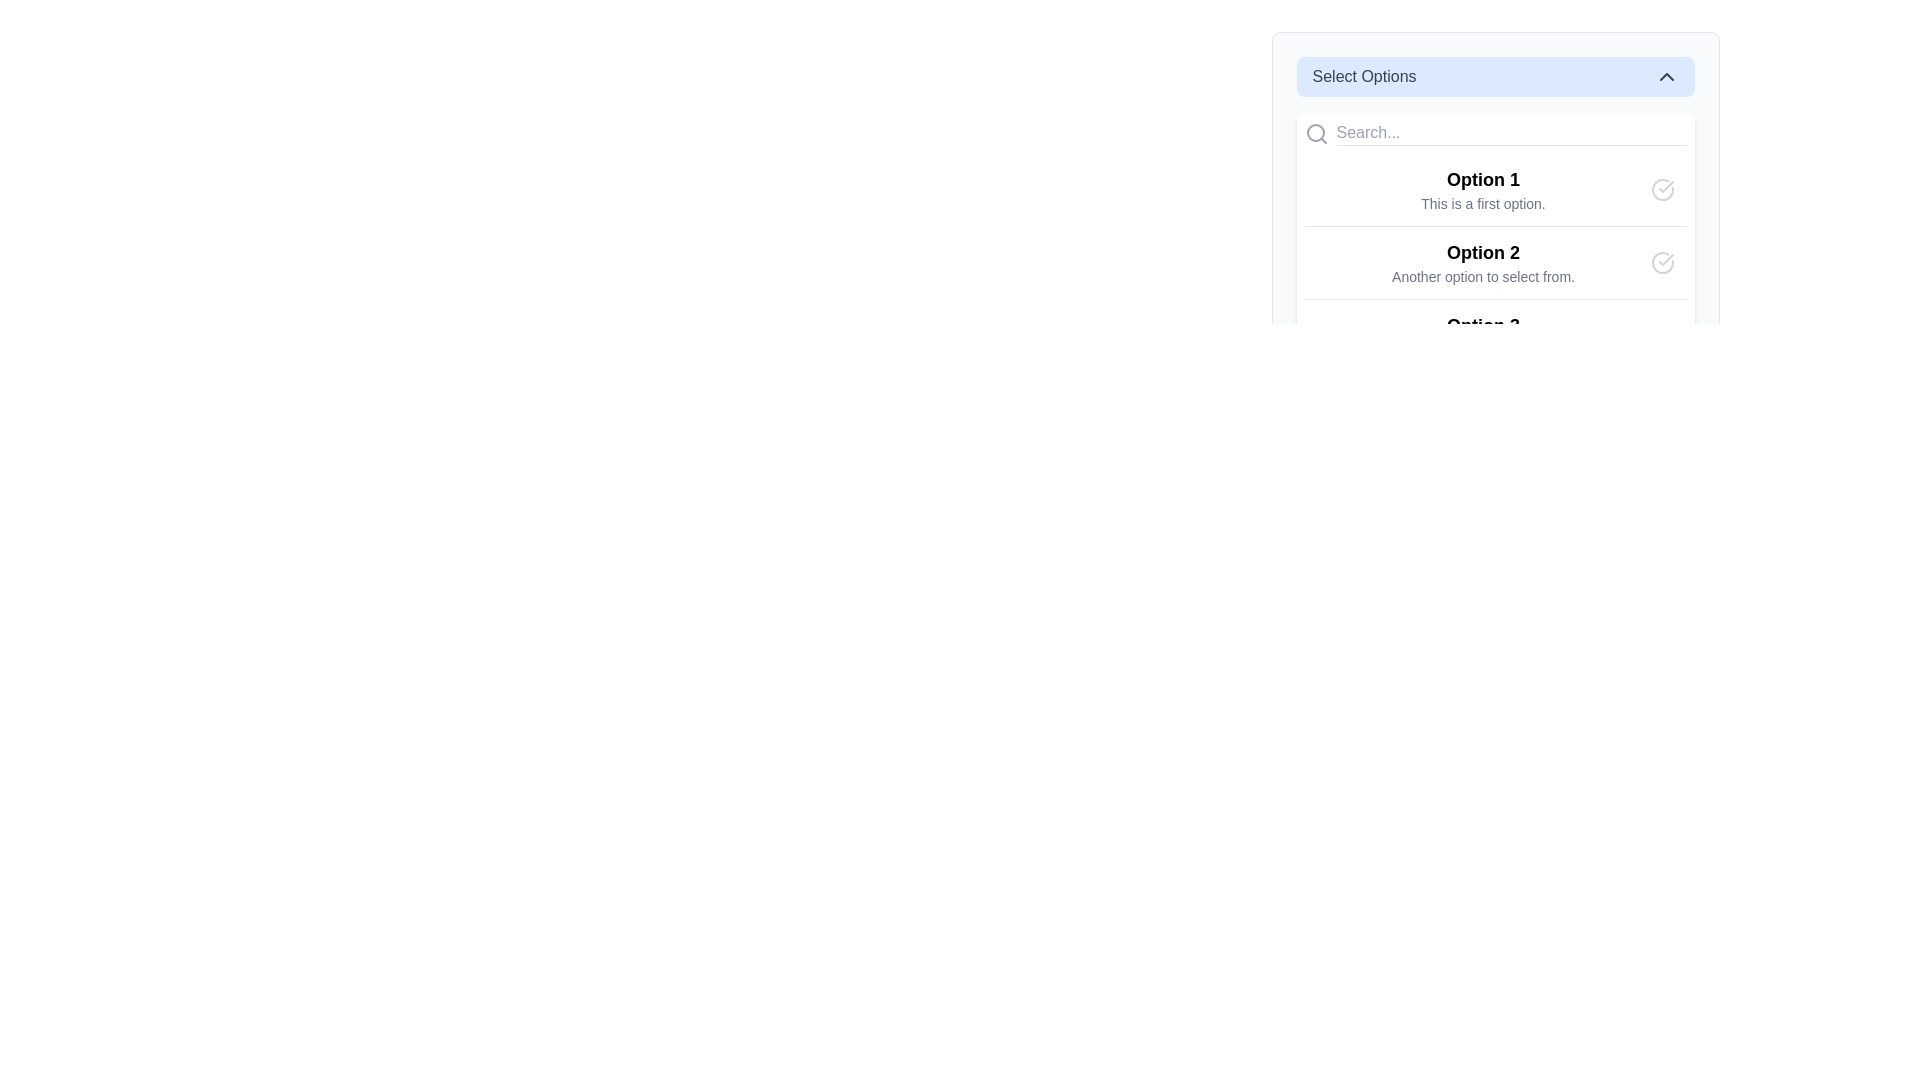  I want to click on the Chevron icon at the far-right end of the 'Select Options' button, so click(1666, 76).